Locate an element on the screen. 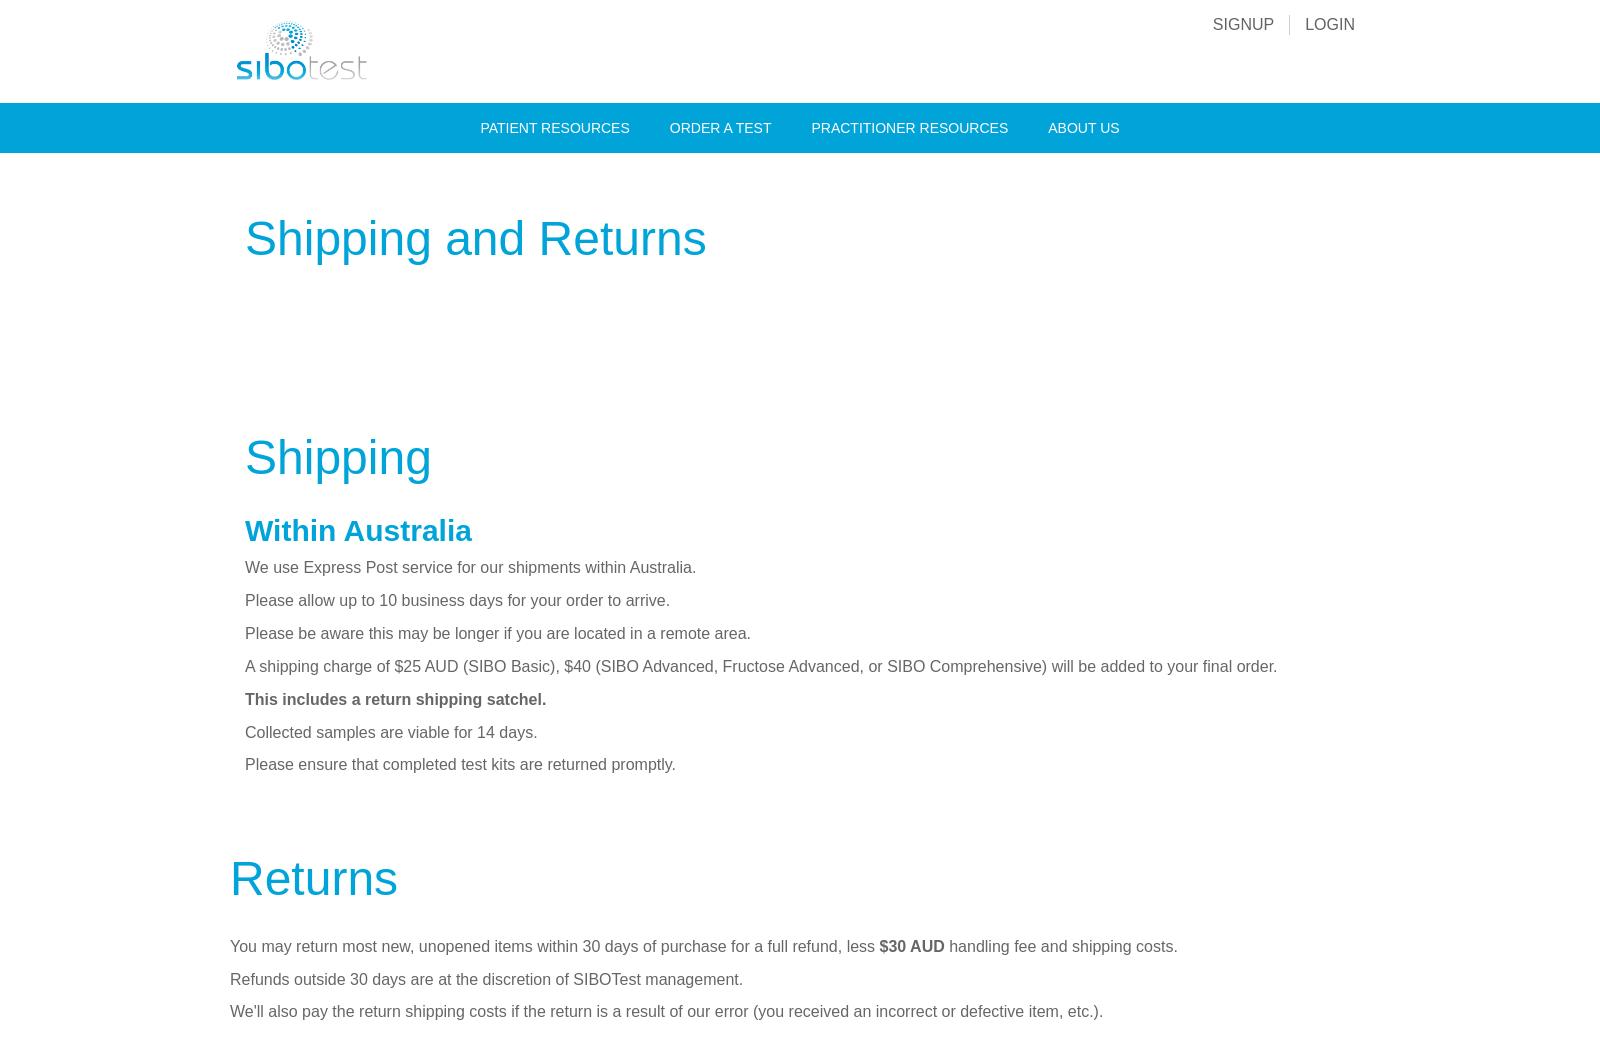 Image resolution: width=1600 pixels, height=1038 pixels. 'Patient Resources' is located at coordinates (553, 126).